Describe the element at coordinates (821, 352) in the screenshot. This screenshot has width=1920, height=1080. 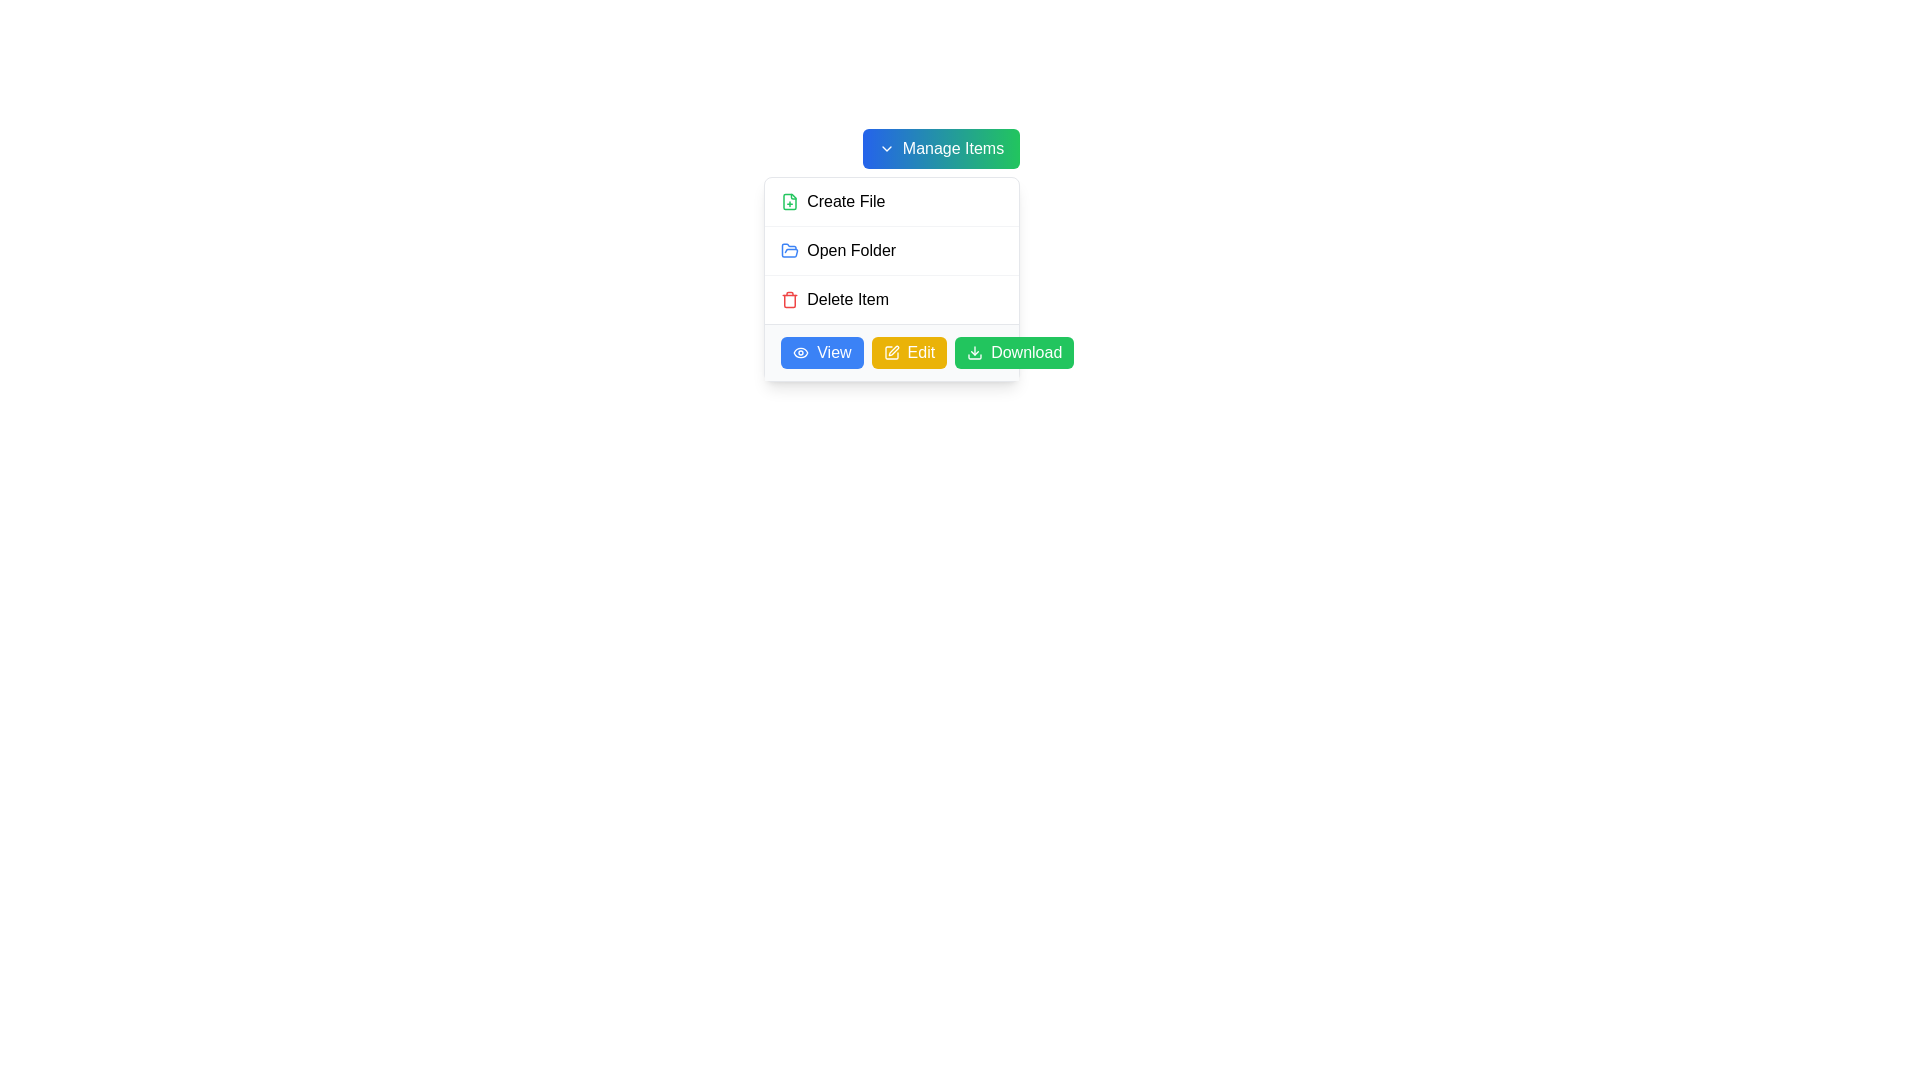
I see `the first button in a row of three buttons located at the bottom of a card interface` at that location.